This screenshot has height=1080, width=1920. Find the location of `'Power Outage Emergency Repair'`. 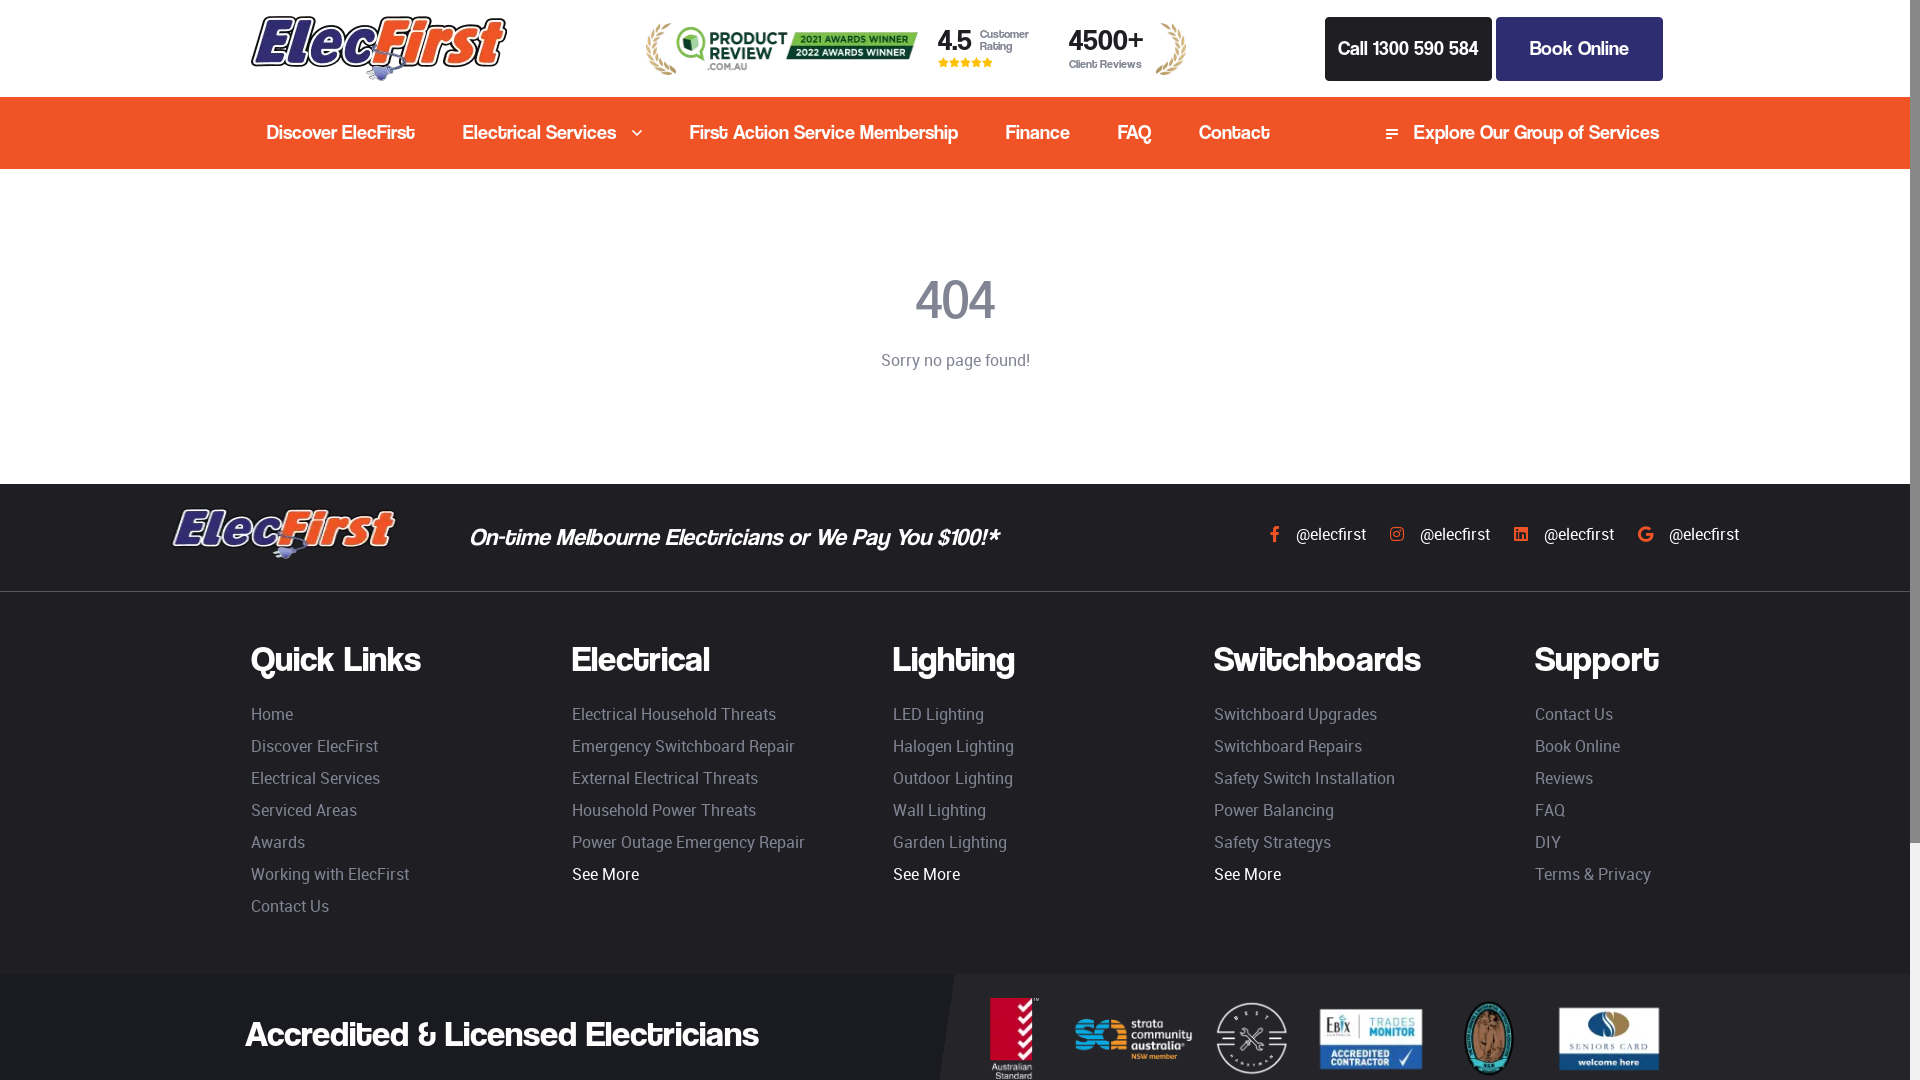

'Power Outage Emergency Repair' is located at coordinates (688, 841).